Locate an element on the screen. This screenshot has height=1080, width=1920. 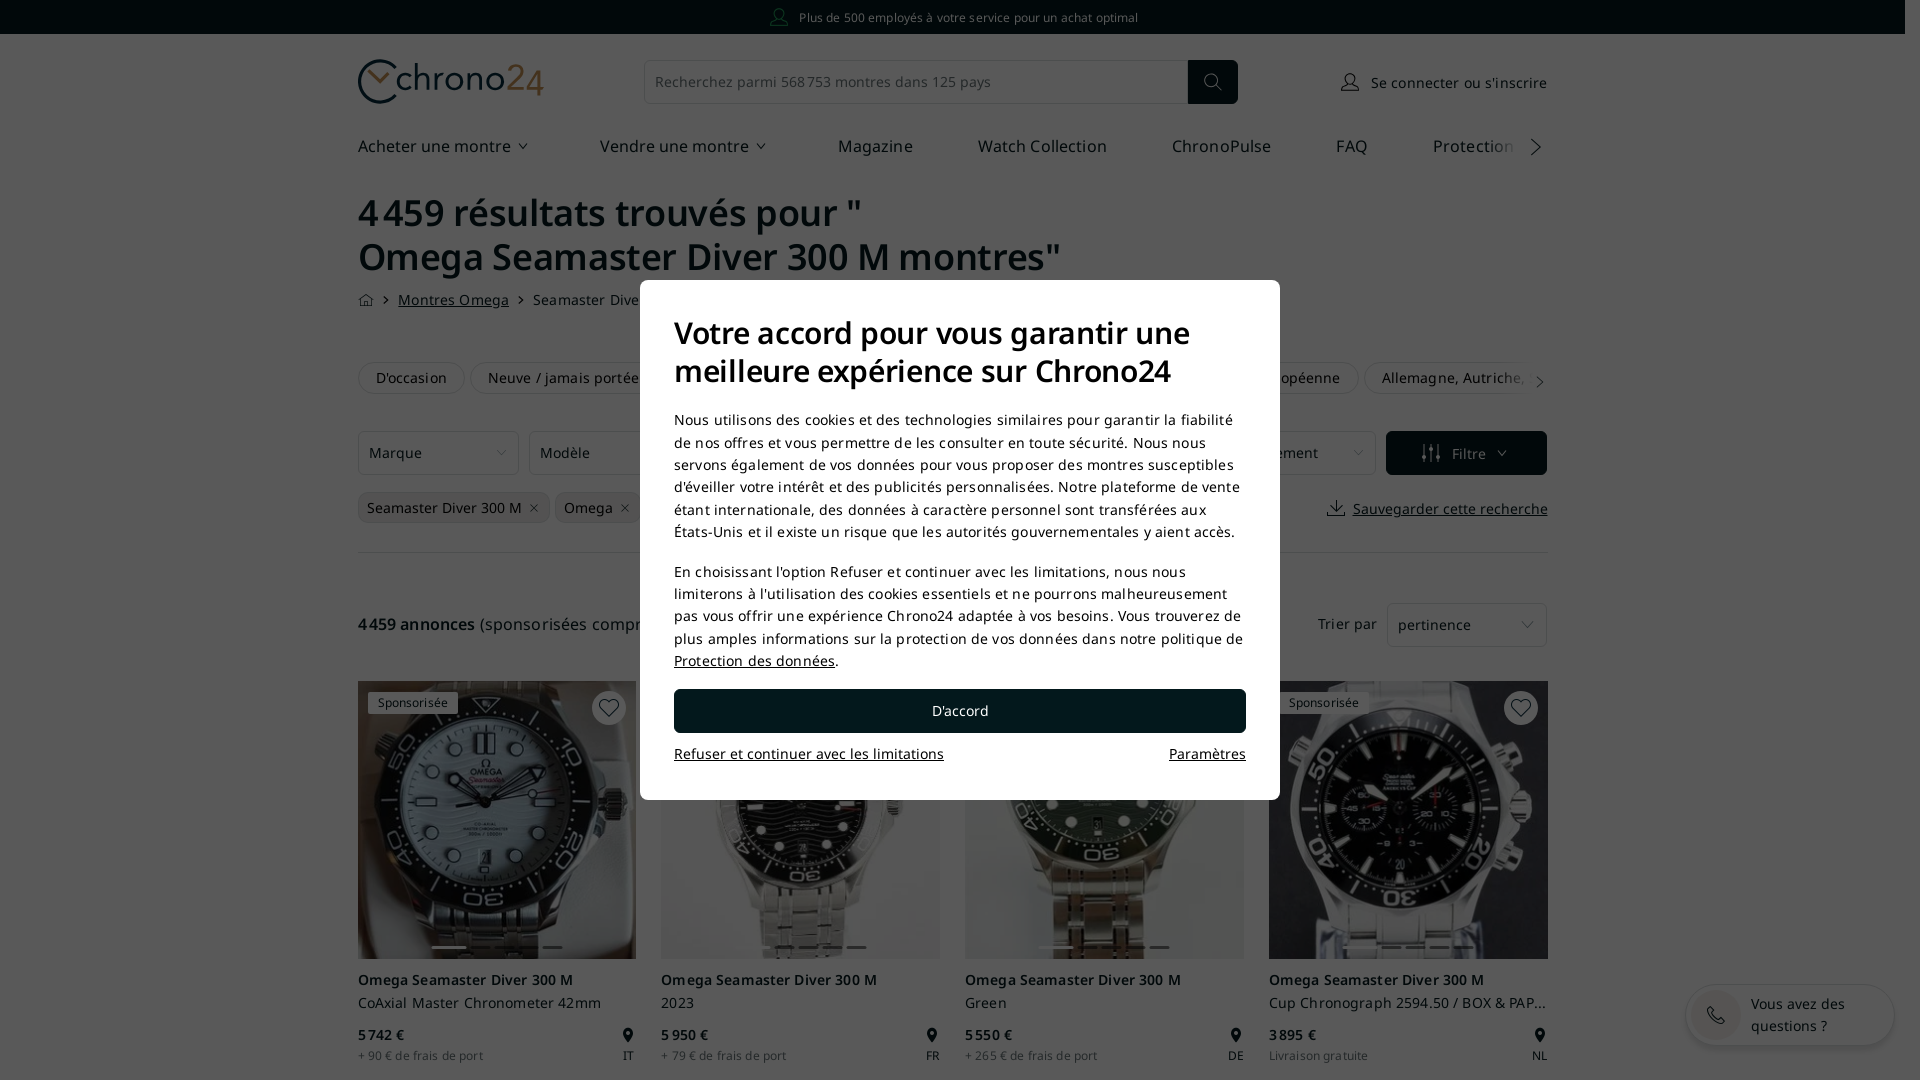
'FR' is located at coordinates (930, 1043).